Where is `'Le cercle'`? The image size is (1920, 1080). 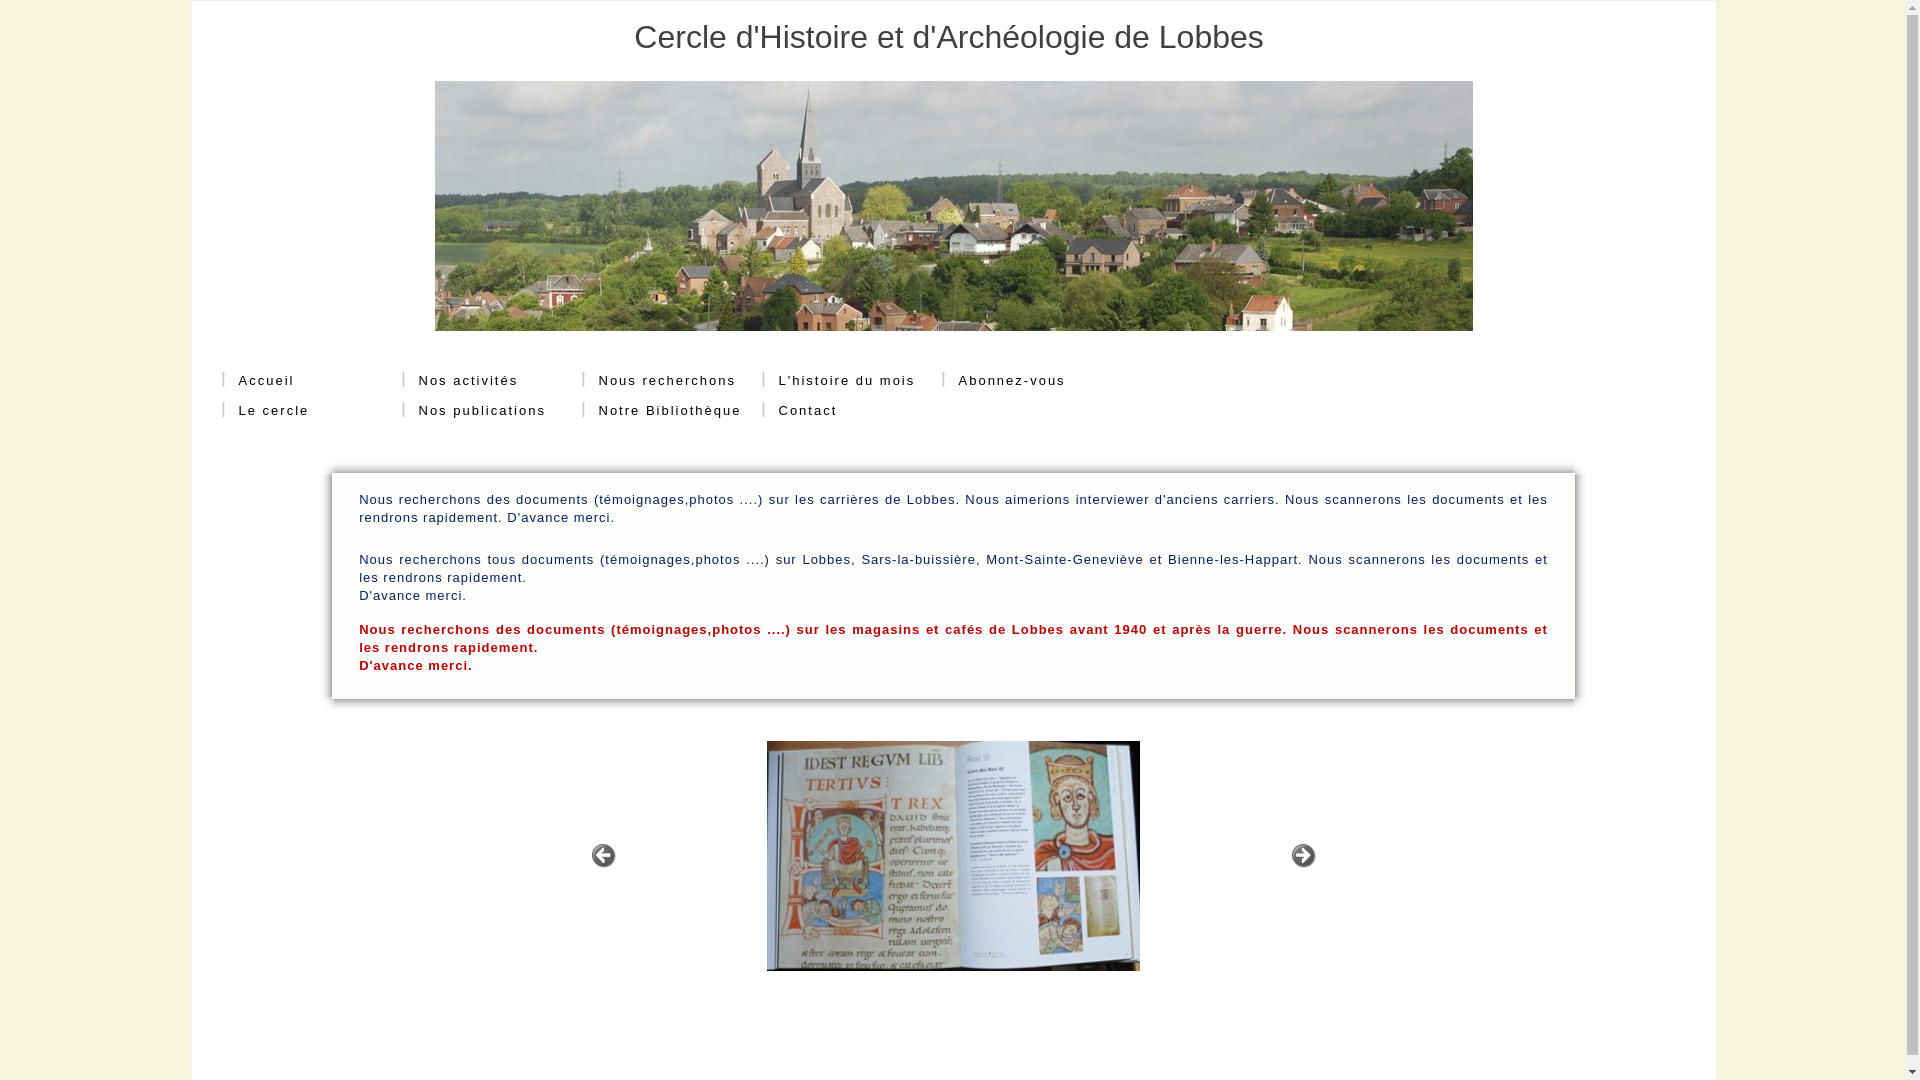
'Le cercle' is located at coordinates (272, 410).